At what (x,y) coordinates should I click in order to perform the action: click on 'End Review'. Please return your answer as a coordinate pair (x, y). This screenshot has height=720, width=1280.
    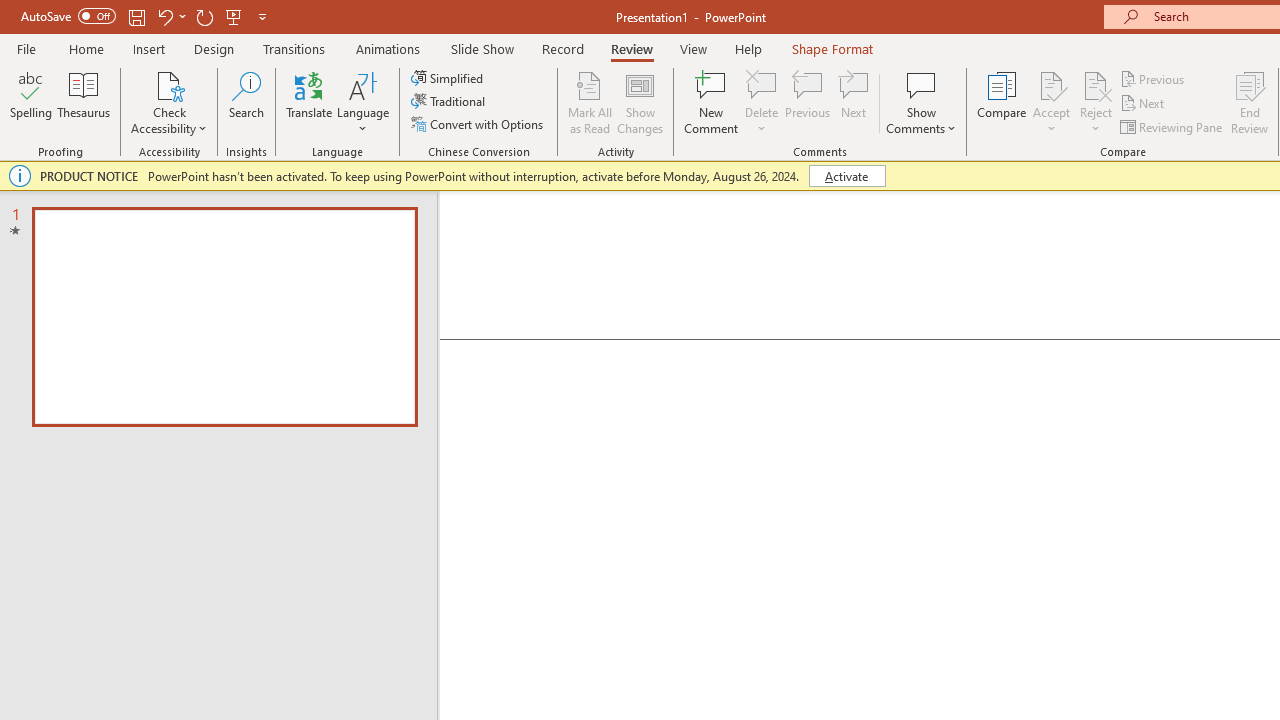
    Looking at the image, I should click on (1248, 103).